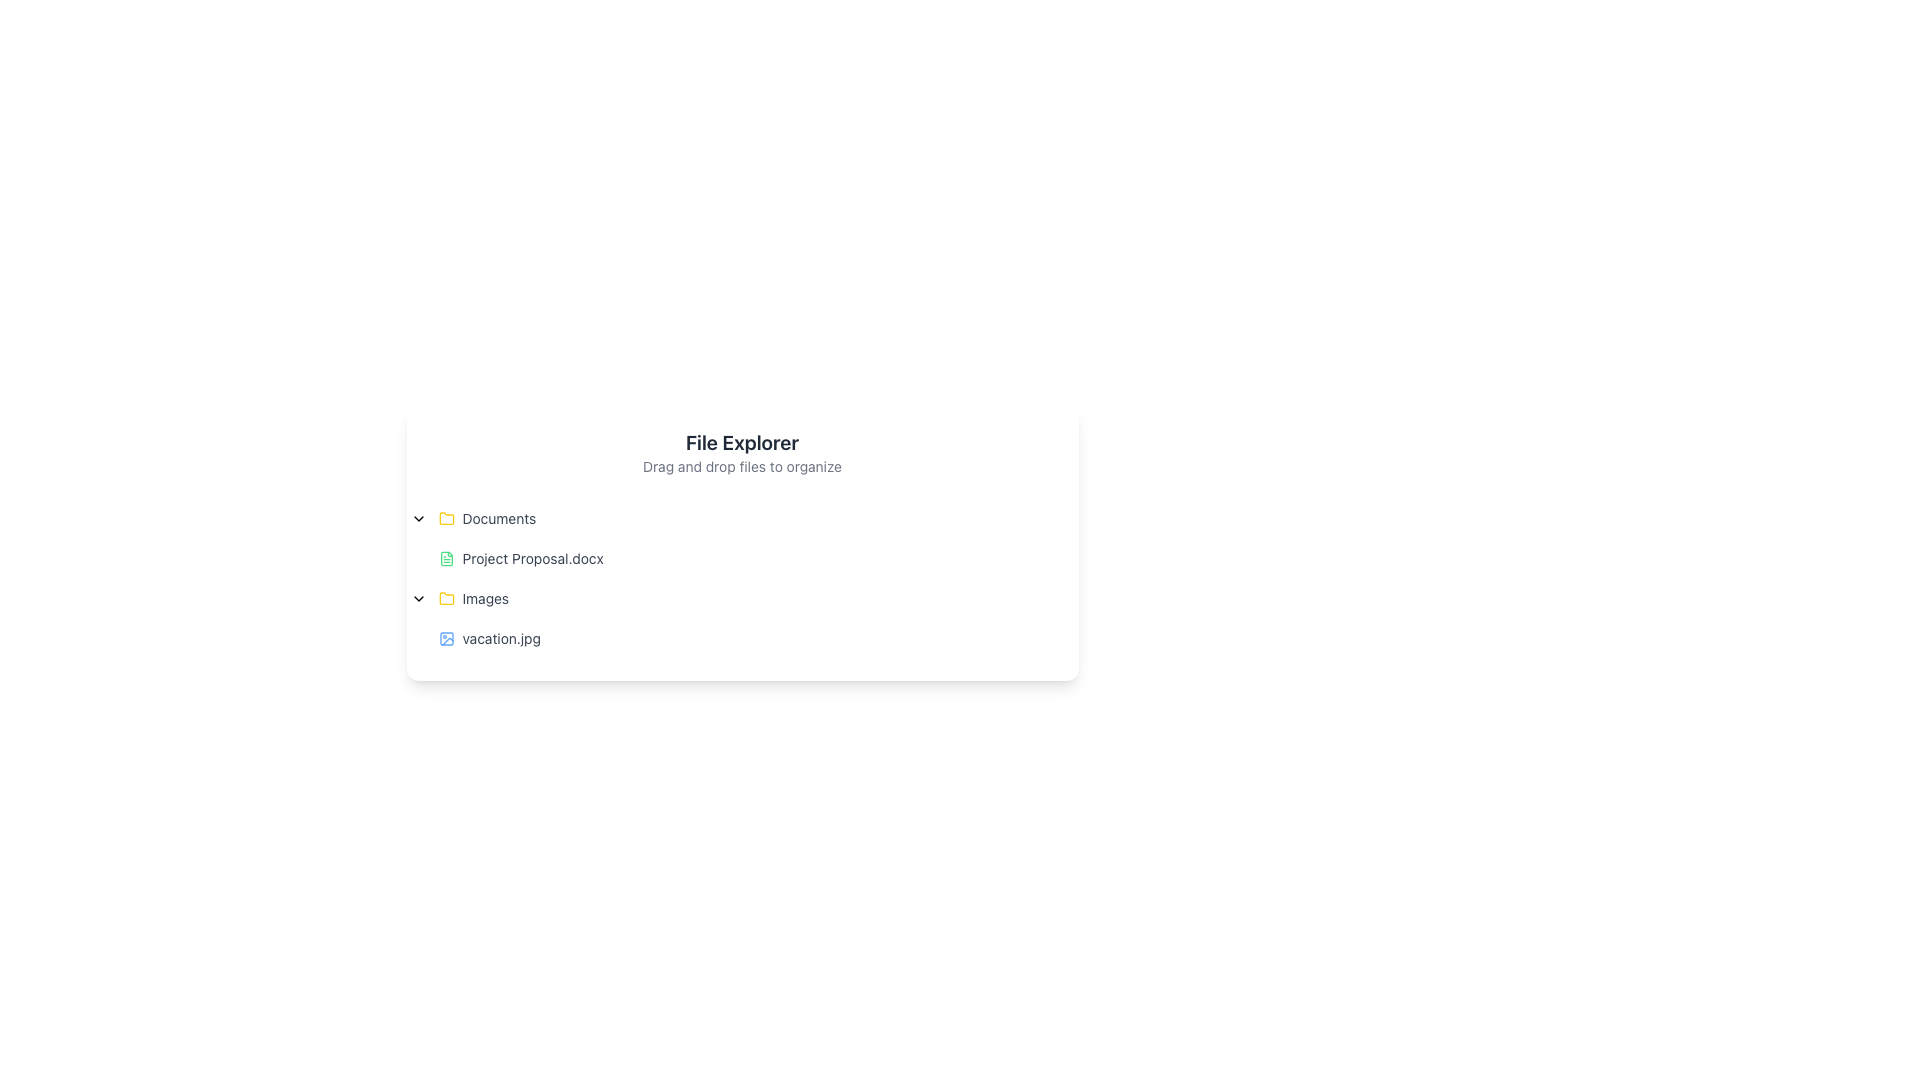 This screenshot has height=1080, width=1920. I want to click on on the File list item labeled 'Project Proposal.docx' which is located in the 'Documents' section of the file explorer, so click(727, 559).